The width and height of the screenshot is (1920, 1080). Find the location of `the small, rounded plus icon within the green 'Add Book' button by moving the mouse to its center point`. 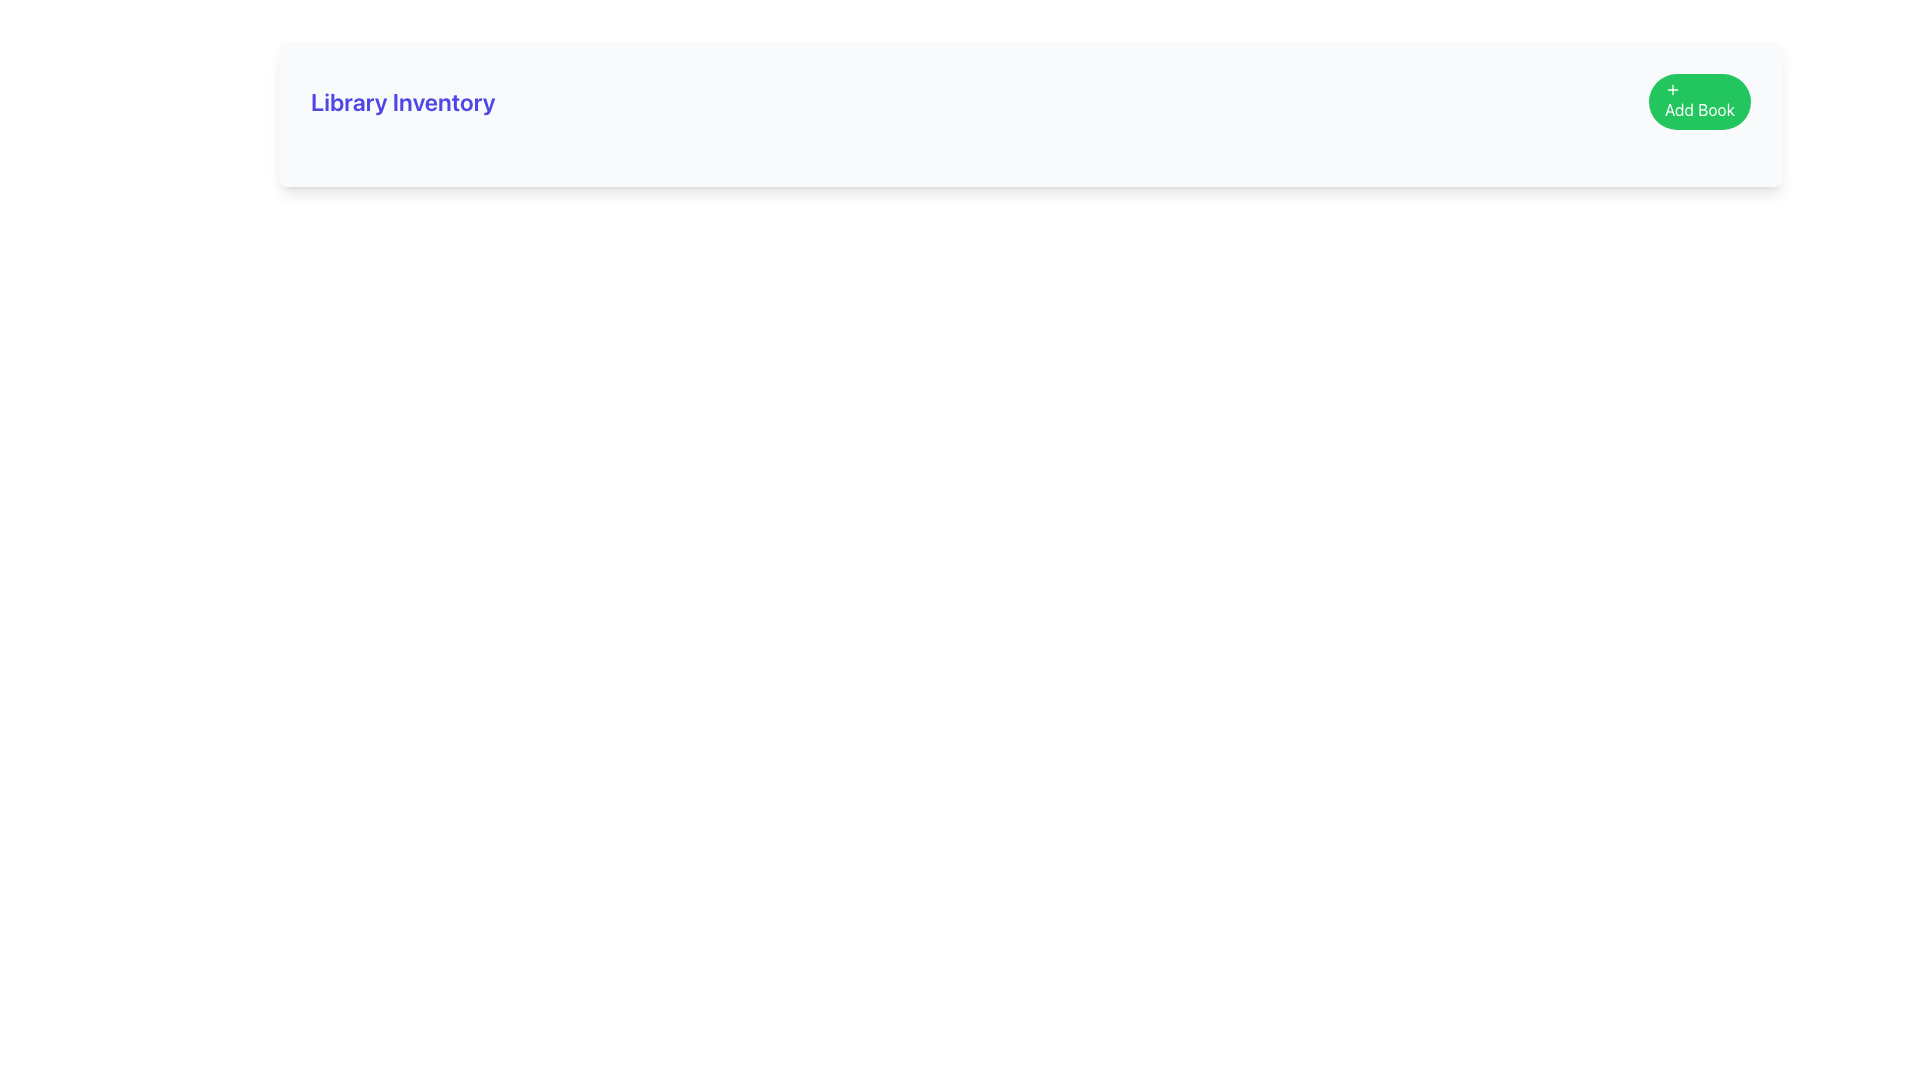

the small, rounded plus icon within the green 'Add Book' button by moving the mouse to its center point is located at coordinates (1672, 88).